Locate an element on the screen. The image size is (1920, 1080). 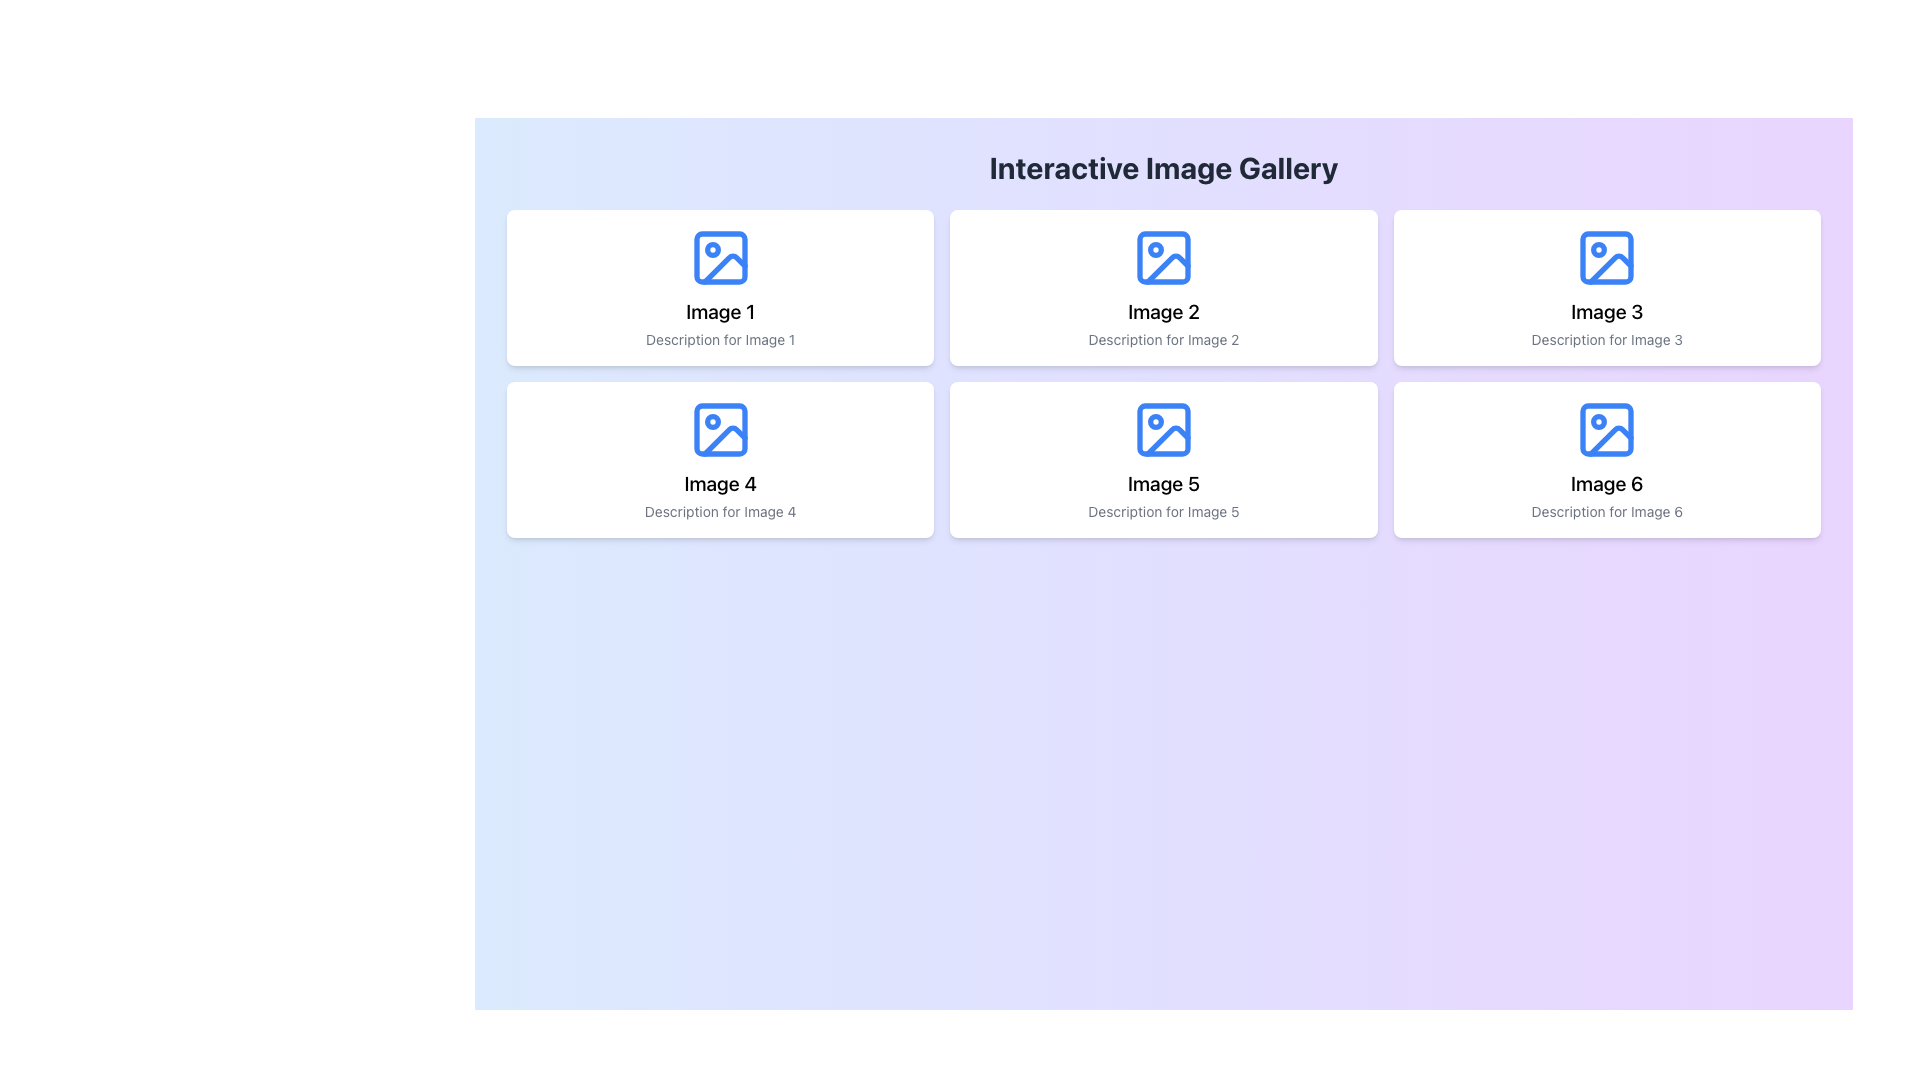
the SVG-based Icon in the card layout titled 'Image 6', which is located in the second row, third column of the interactive image gallery grid, directly above the text 'Description for Image 6' is located at coordinates (1607, 428).